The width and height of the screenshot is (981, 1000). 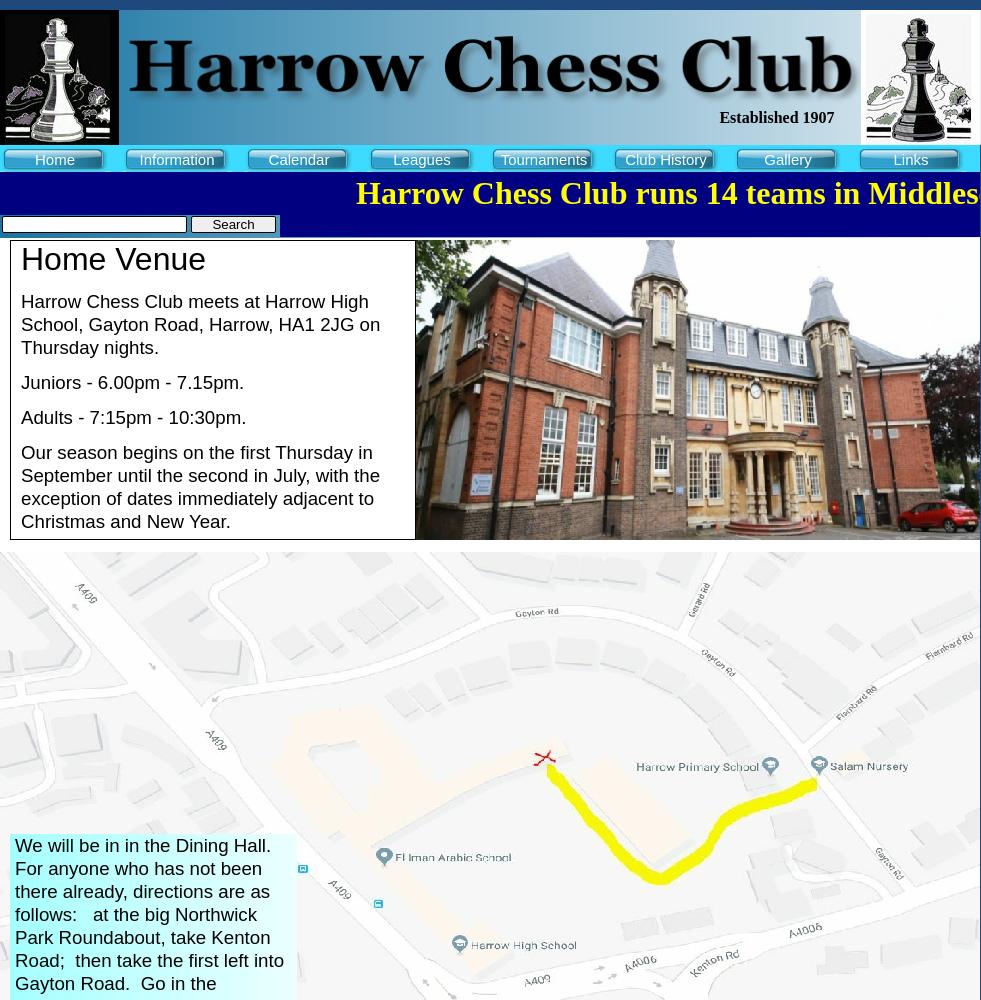 I want to click on 'Established 1907', so click(x=776, y=116).